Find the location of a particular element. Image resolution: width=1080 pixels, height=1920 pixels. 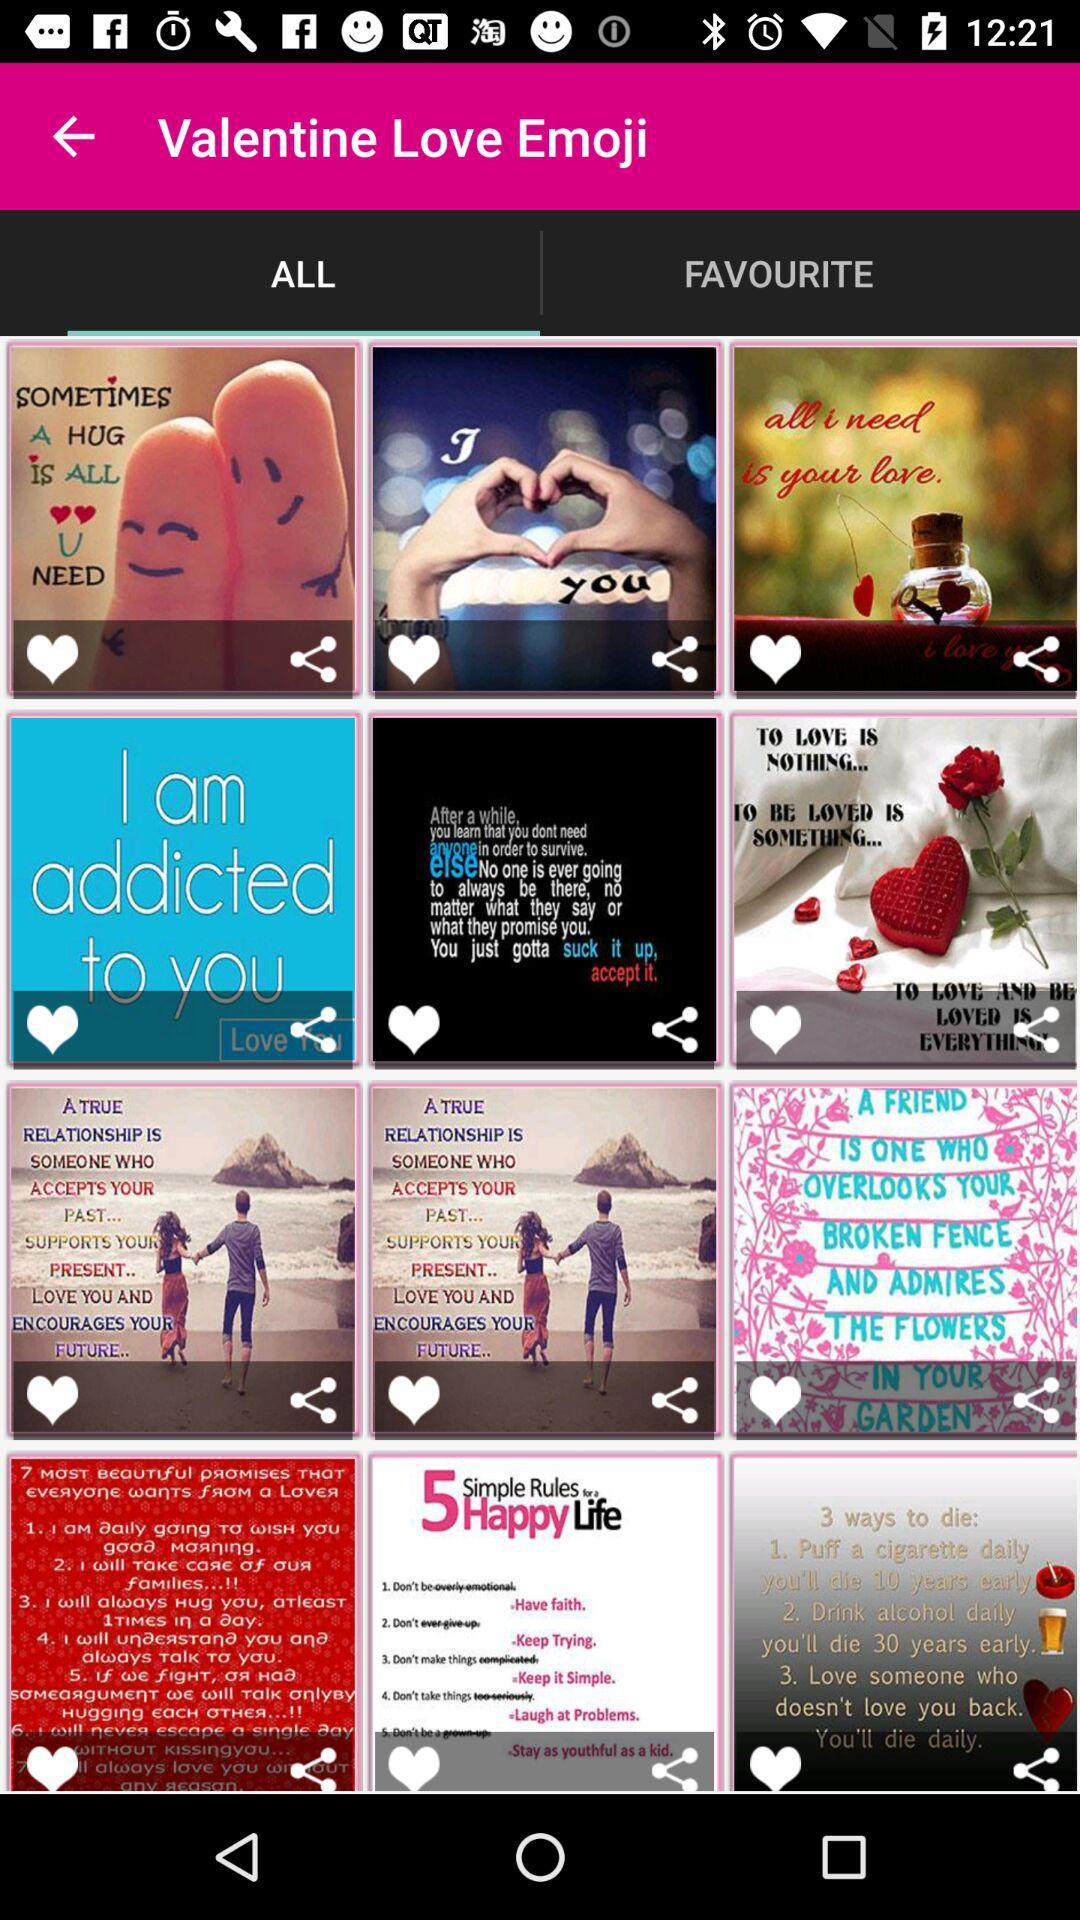

to favorites is located at coordinates (774, 1399).